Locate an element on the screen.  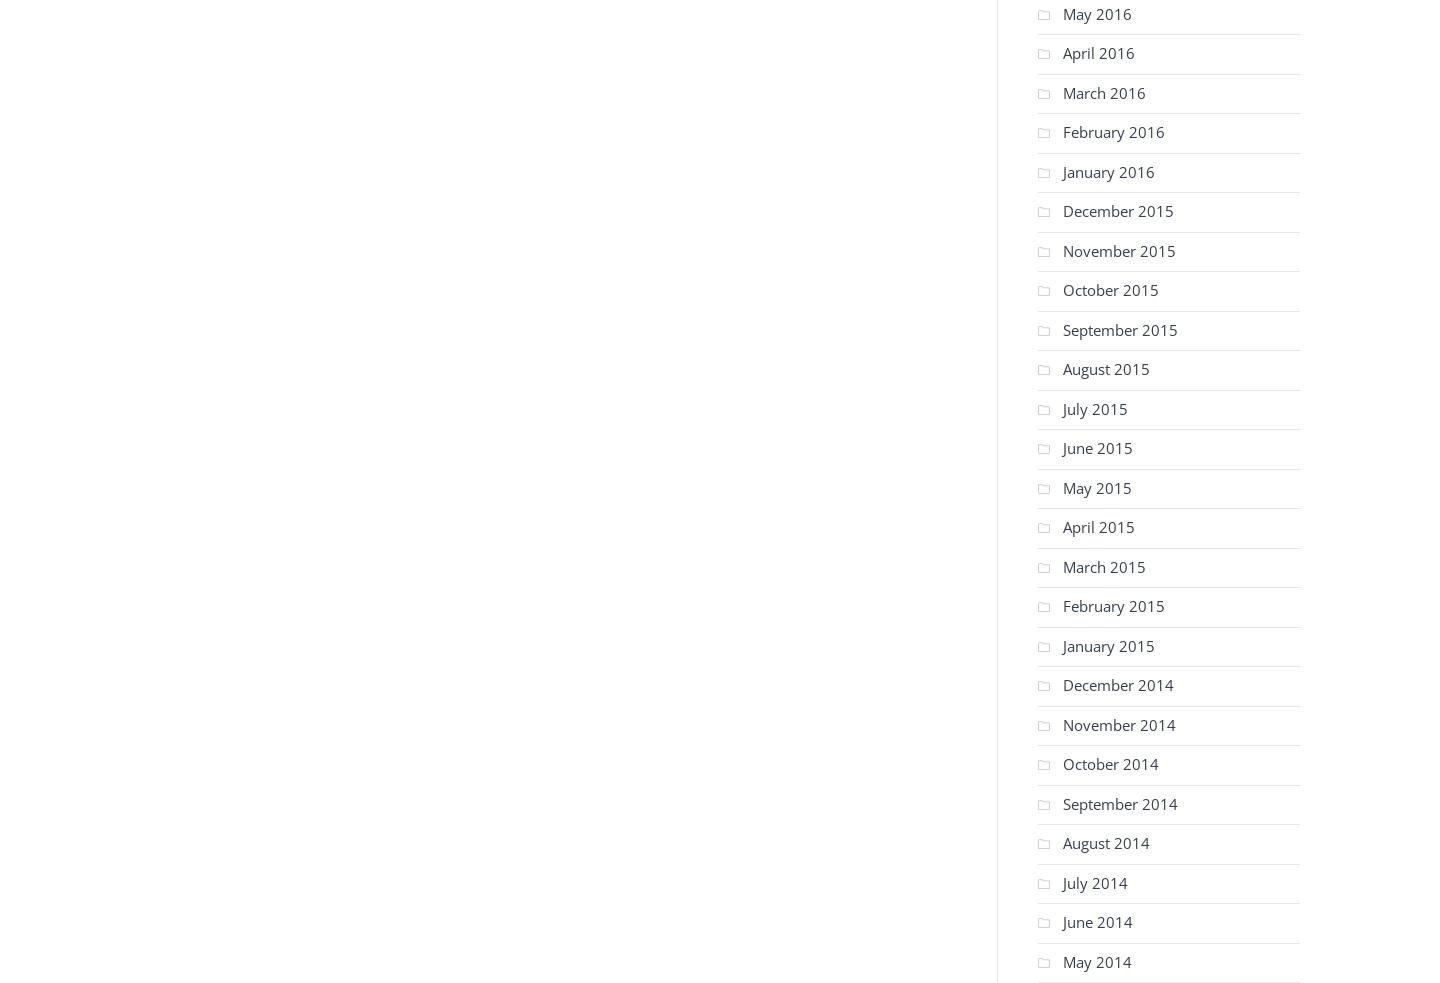
'February 2016' is located at coordinates (1112, 131).